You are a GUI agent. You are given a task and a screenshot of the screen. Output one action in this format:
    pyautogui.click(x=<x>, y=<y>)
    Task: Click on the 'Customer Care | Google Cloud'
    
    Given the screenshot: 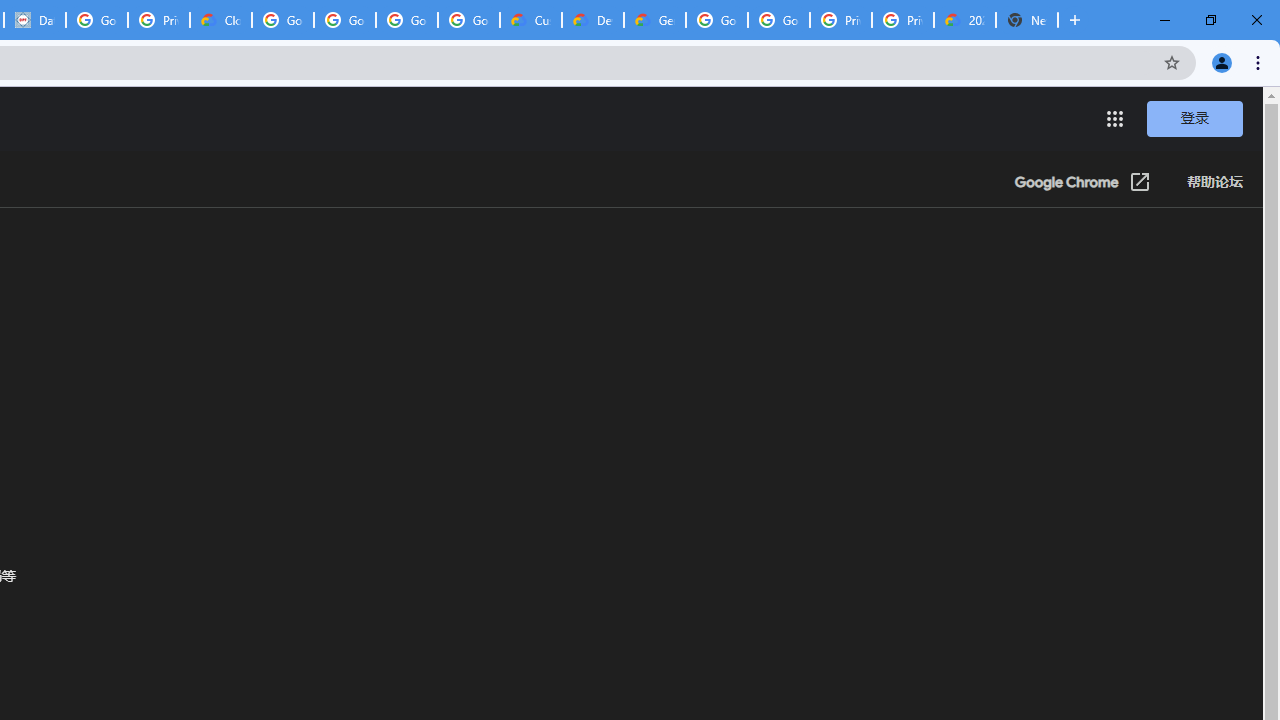 What is the action you would take?
    pyautogui.click(x=531, y=20)
    